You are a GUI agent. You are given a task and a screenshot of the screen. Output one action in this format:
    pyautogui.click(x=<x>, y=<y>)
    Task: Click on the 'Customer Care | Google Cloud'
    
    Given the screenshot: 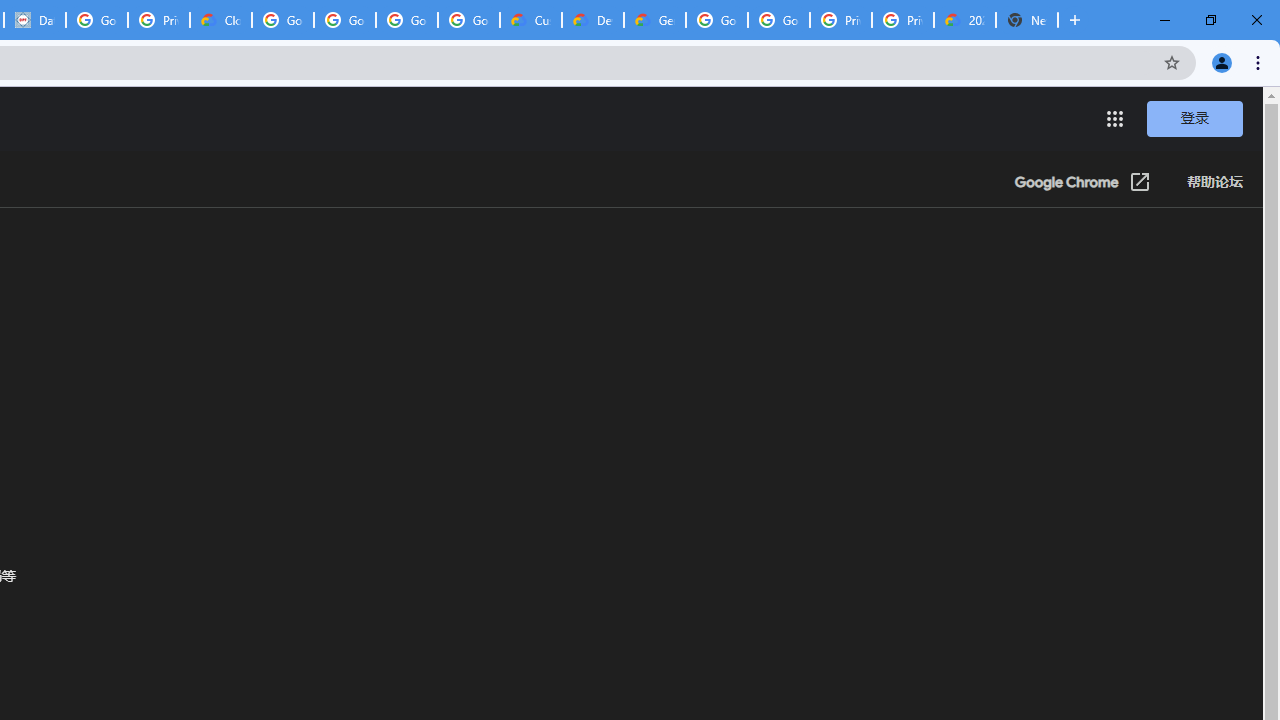 What is the action you would take?
    pyautogui.click(x=531, y=20)
    